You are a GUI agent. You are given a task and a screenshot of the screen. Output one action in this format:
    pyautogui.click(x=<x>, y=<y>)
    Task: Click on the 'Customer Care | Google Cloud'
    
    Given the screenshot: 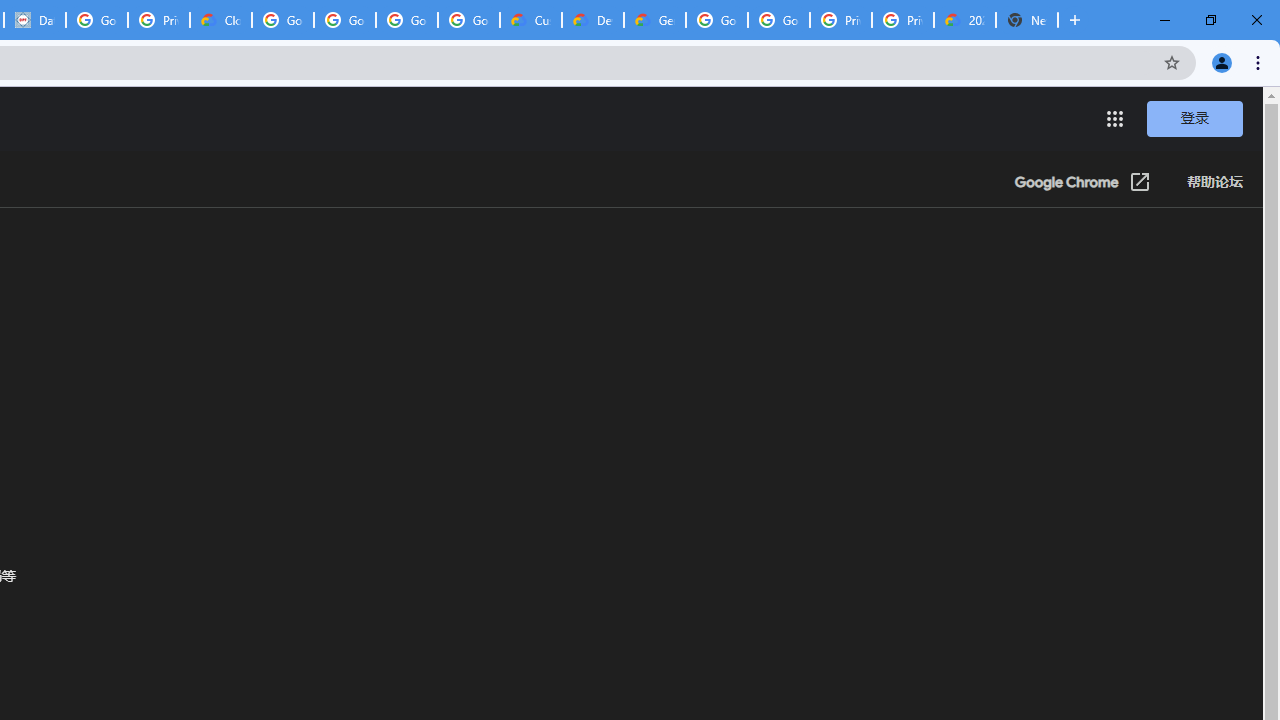 What is the action you would take?
    pyautogui.click(x=531, y=20)
    